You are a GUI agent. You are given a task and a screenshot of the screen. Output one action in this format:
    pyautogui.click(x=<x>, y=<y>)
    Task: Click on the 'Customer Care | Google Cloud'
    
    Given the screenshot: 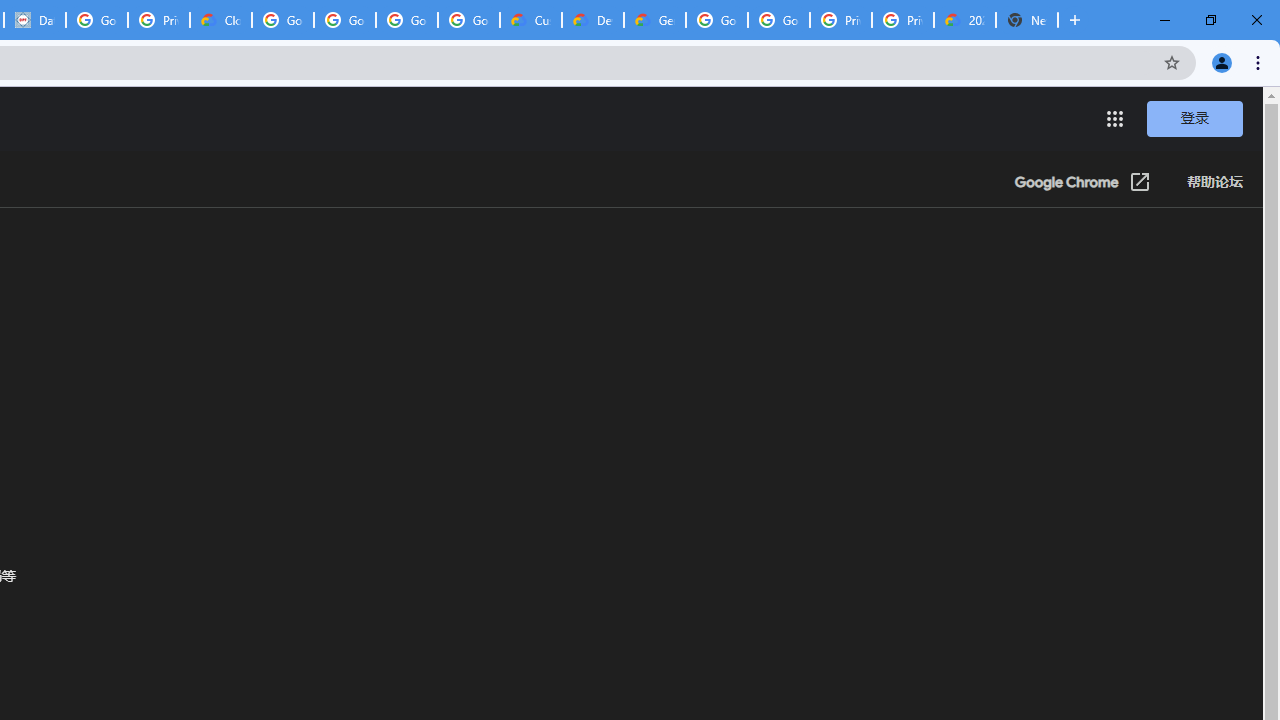 What is the action you would take?
    pyautogui.click(x=531, y=20)
    